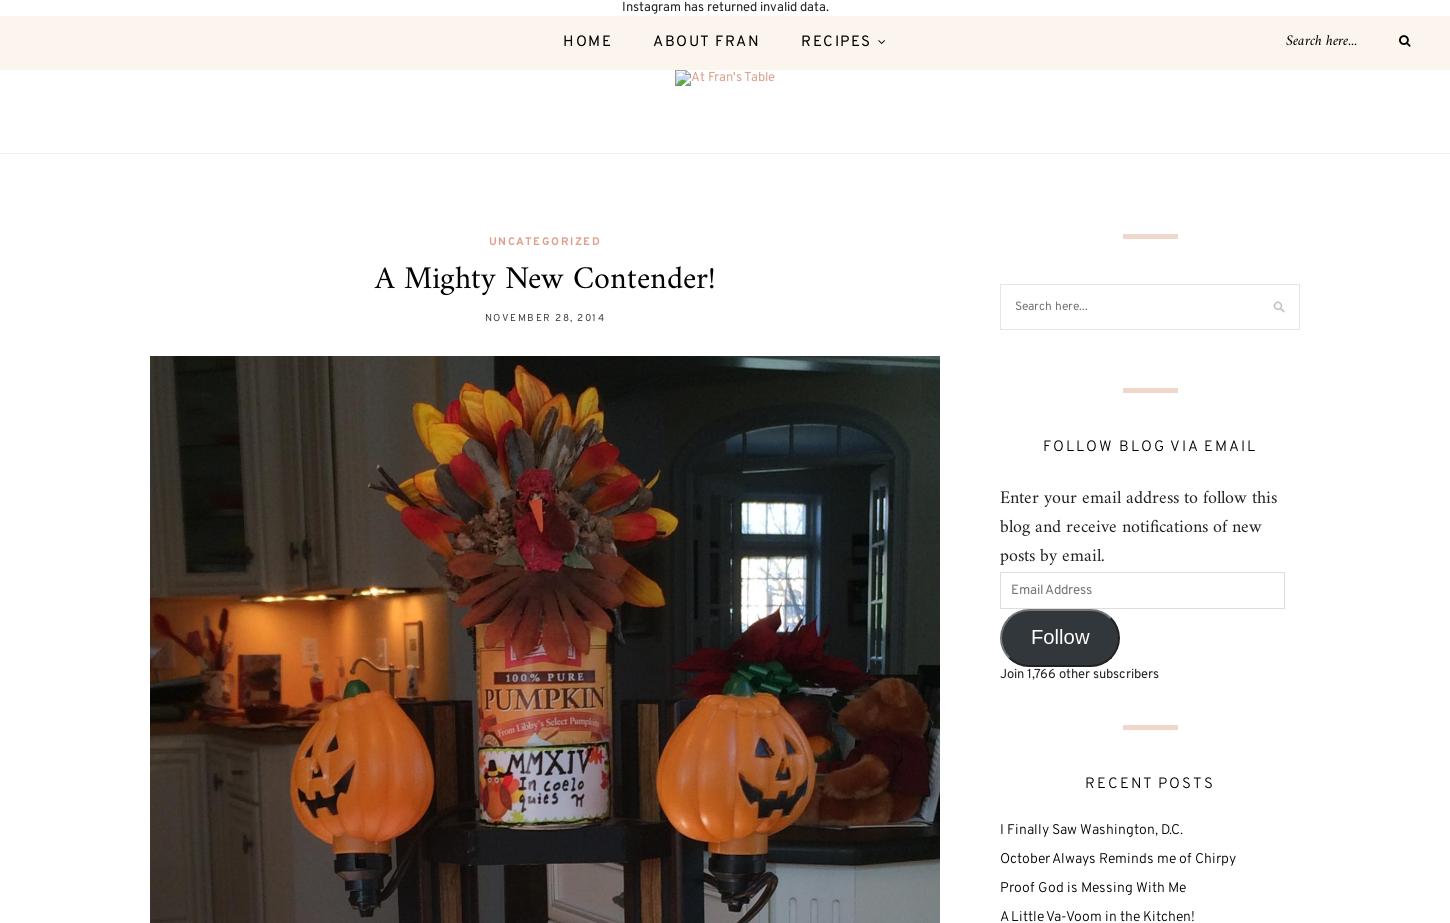  Describe the element at coordinates (1116, 858) in the screenshot. I see `'October Always Reminds me of Chirpy'` at that location.